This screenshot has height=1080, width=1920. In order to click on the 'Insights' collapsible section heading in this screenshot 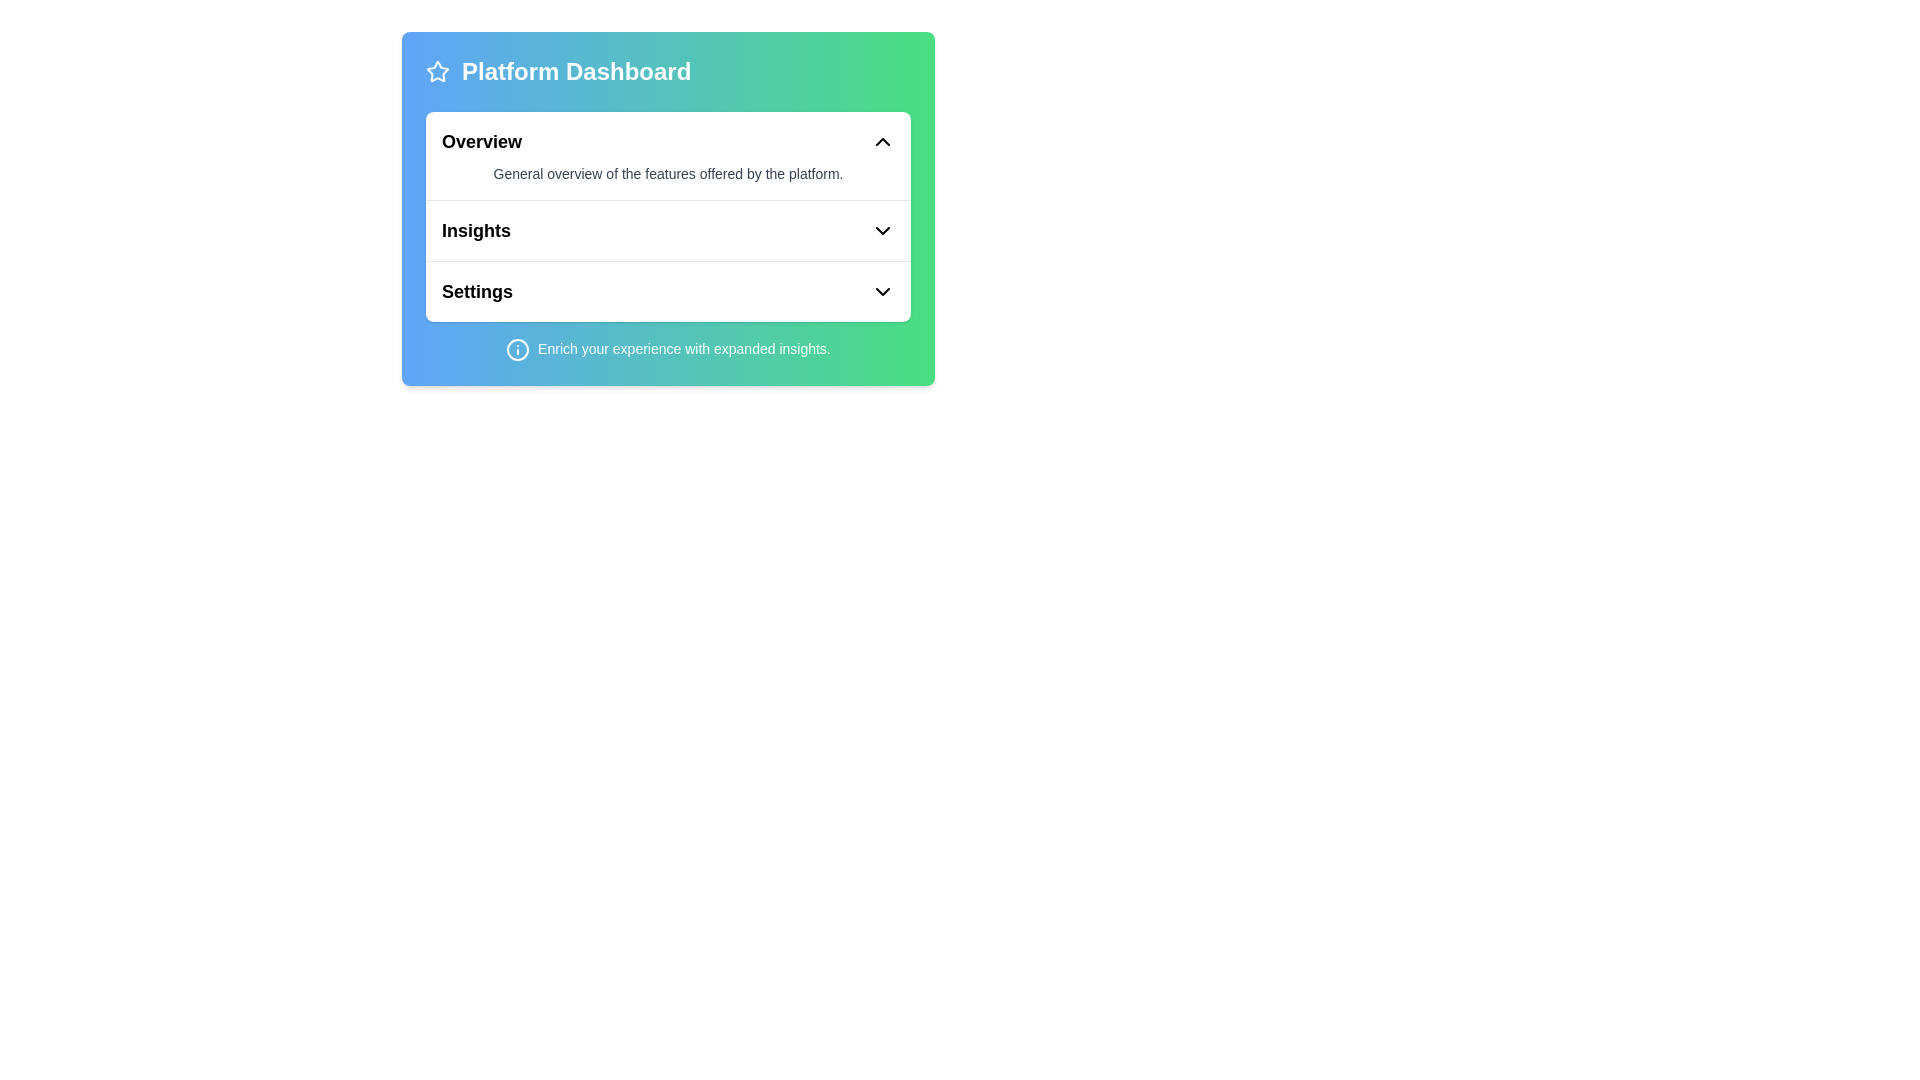, I will do `click(668, 229)`.